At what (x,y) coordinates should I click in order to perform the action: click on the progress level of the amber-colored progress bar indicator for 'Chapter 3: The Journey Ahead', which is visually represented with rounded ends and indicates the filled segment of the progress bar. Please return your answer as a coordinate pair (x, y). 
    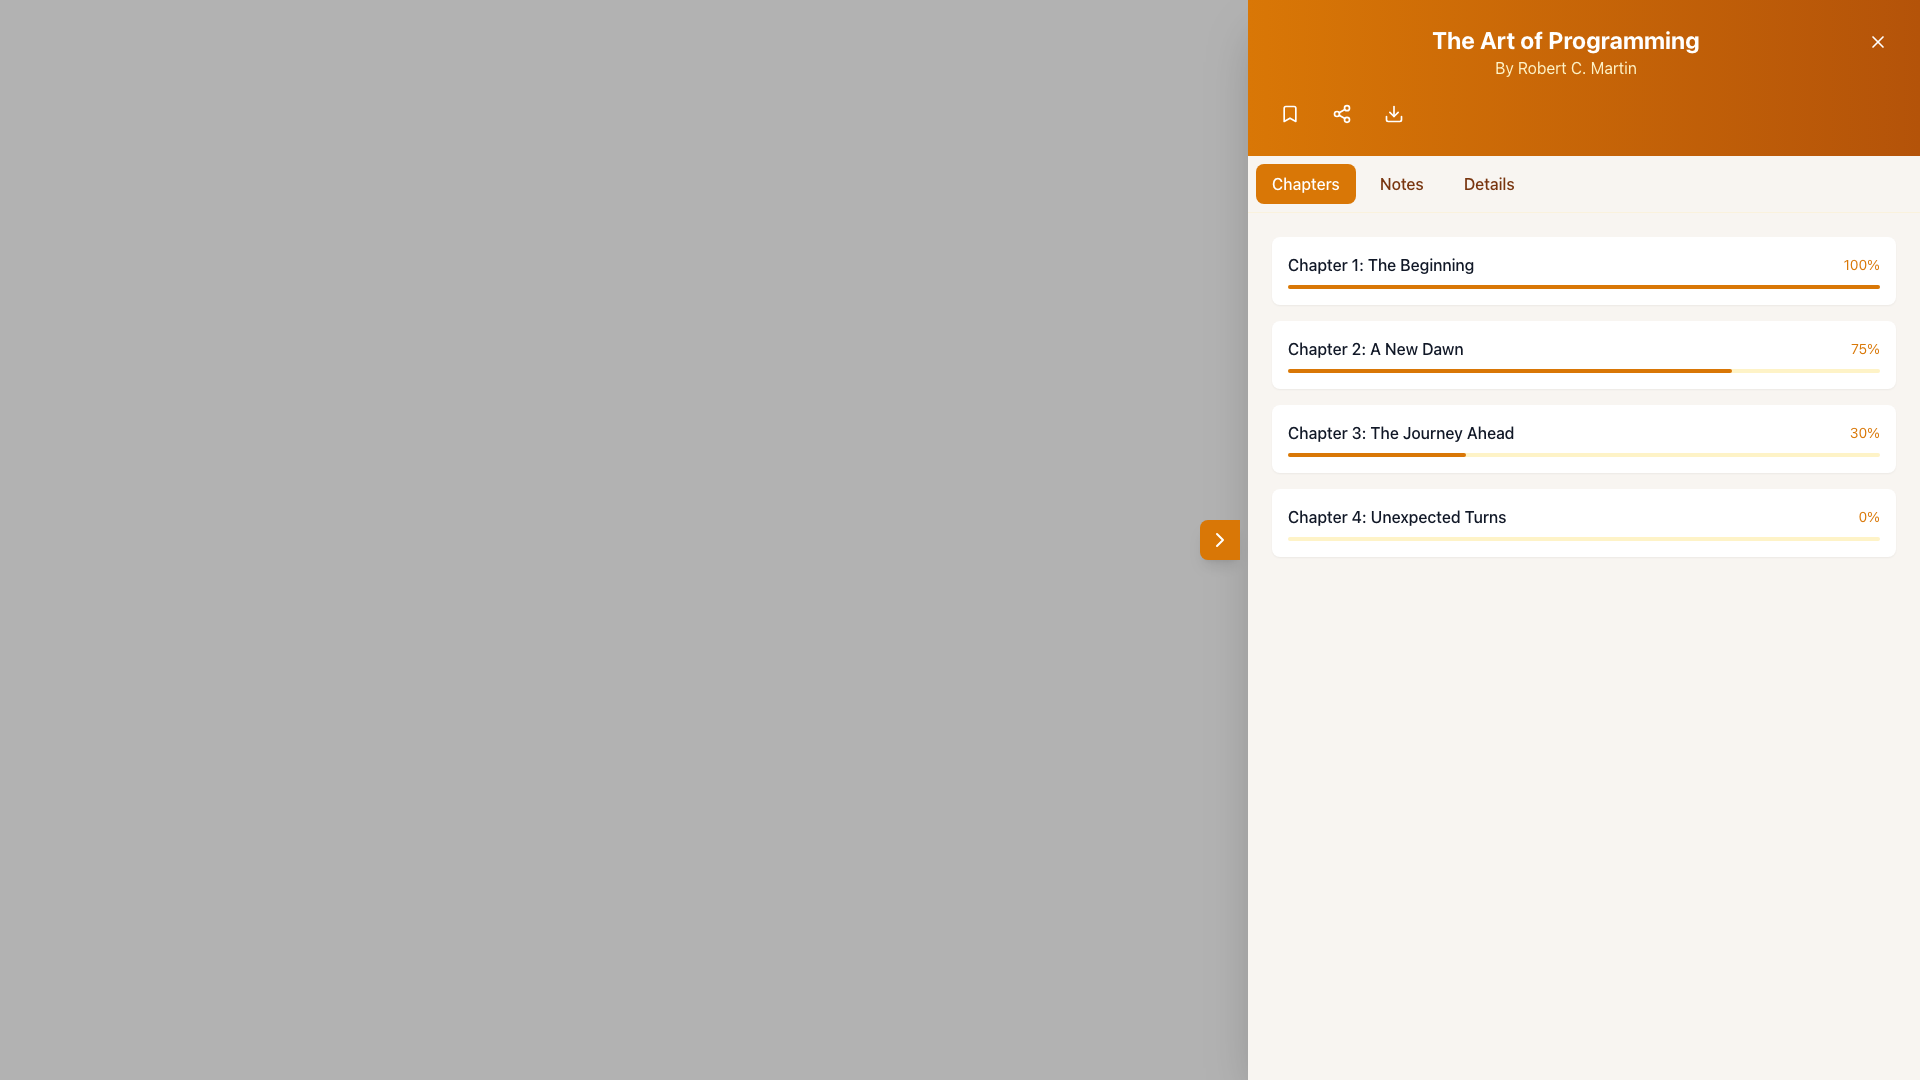
    Looking at the image, I should click on (1375, 455).